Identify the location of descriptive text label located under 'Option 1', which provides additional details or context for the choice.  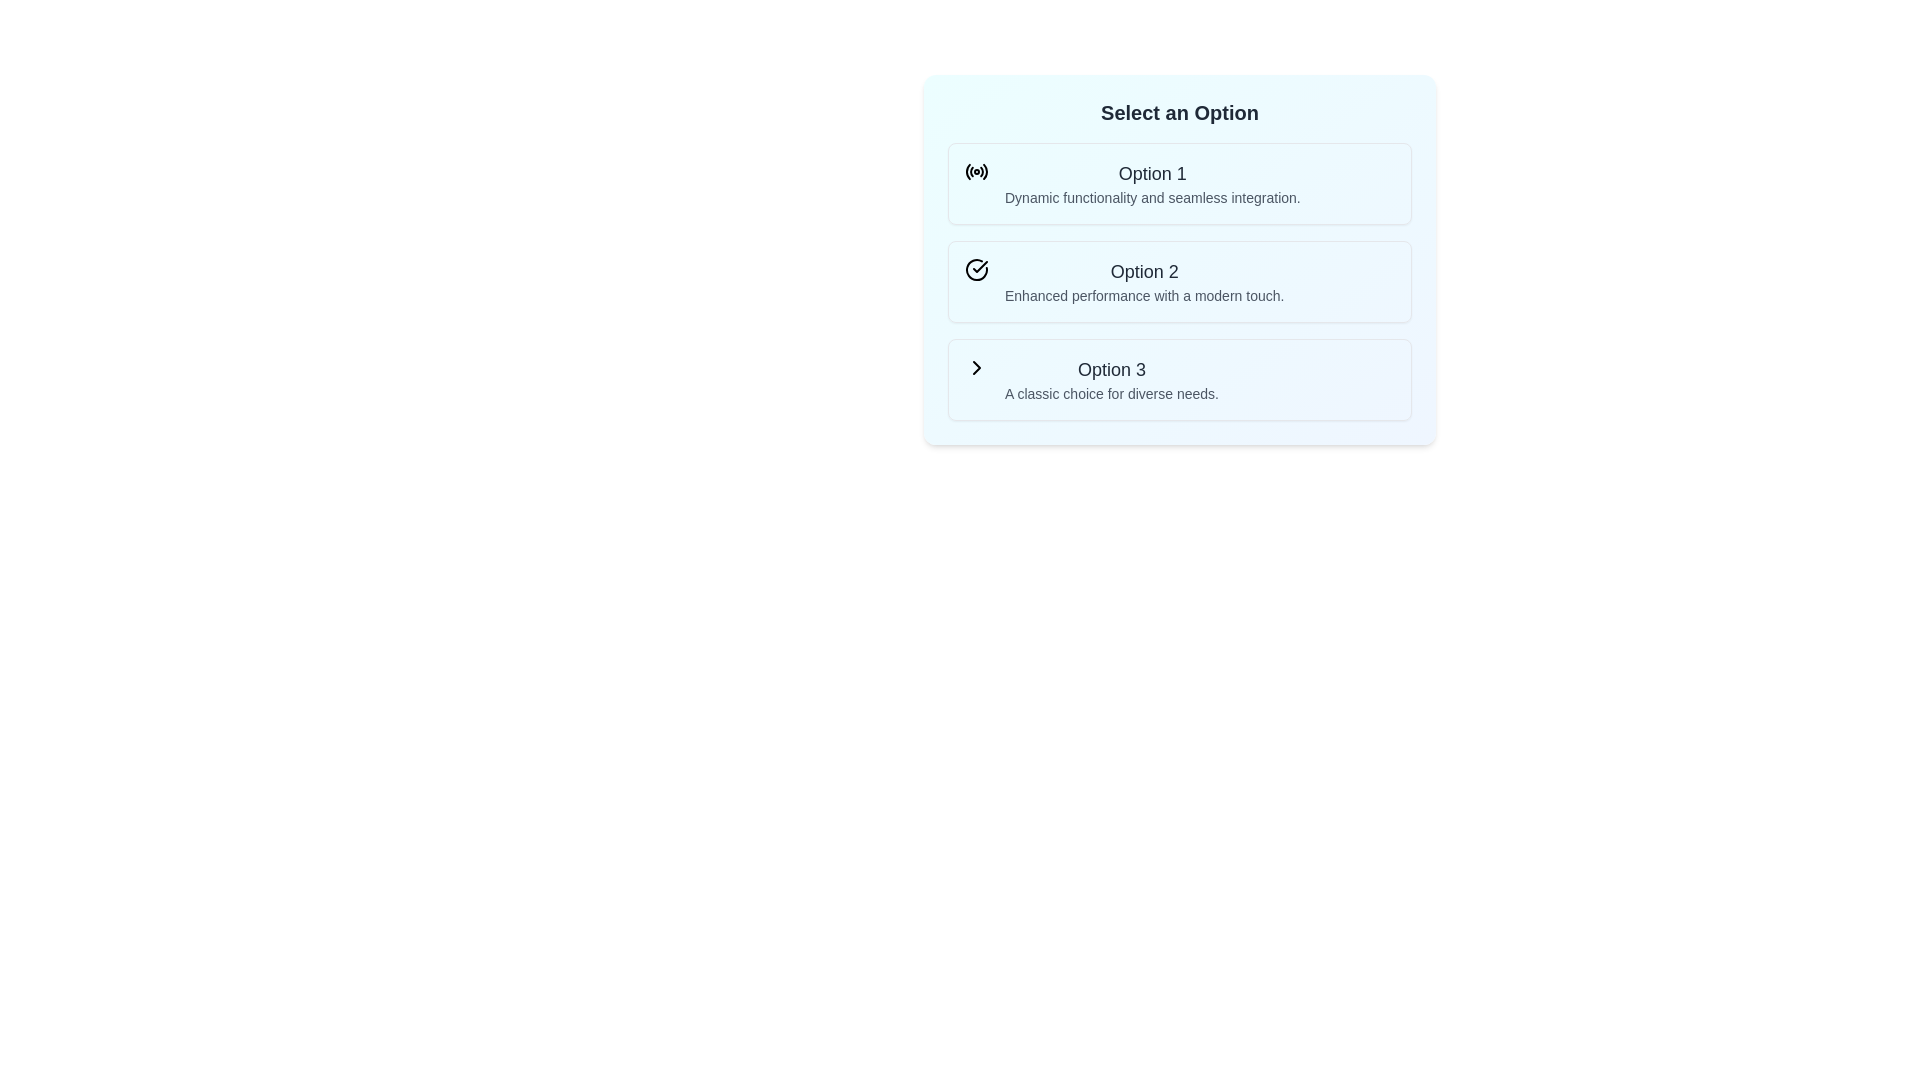
(1152, 197).